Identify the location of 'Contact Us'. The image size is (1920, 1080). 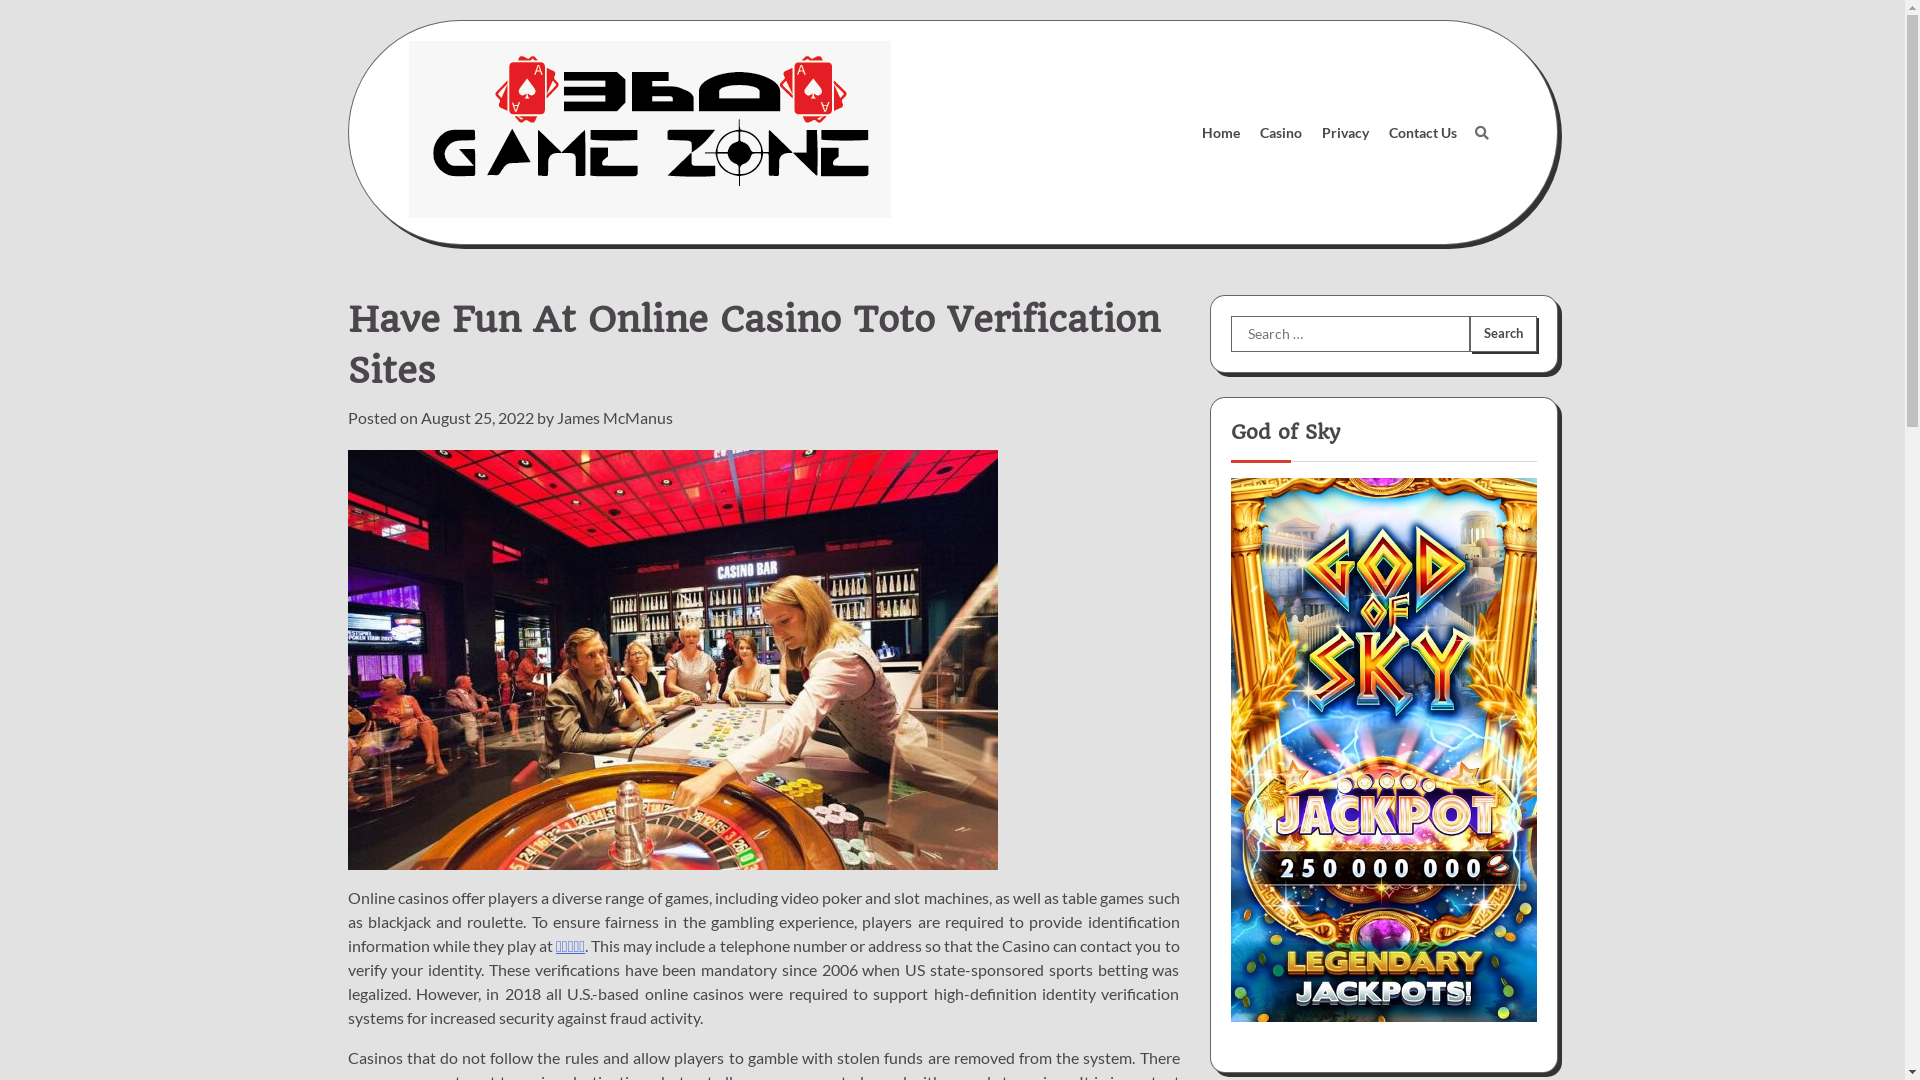
(1420, 132).